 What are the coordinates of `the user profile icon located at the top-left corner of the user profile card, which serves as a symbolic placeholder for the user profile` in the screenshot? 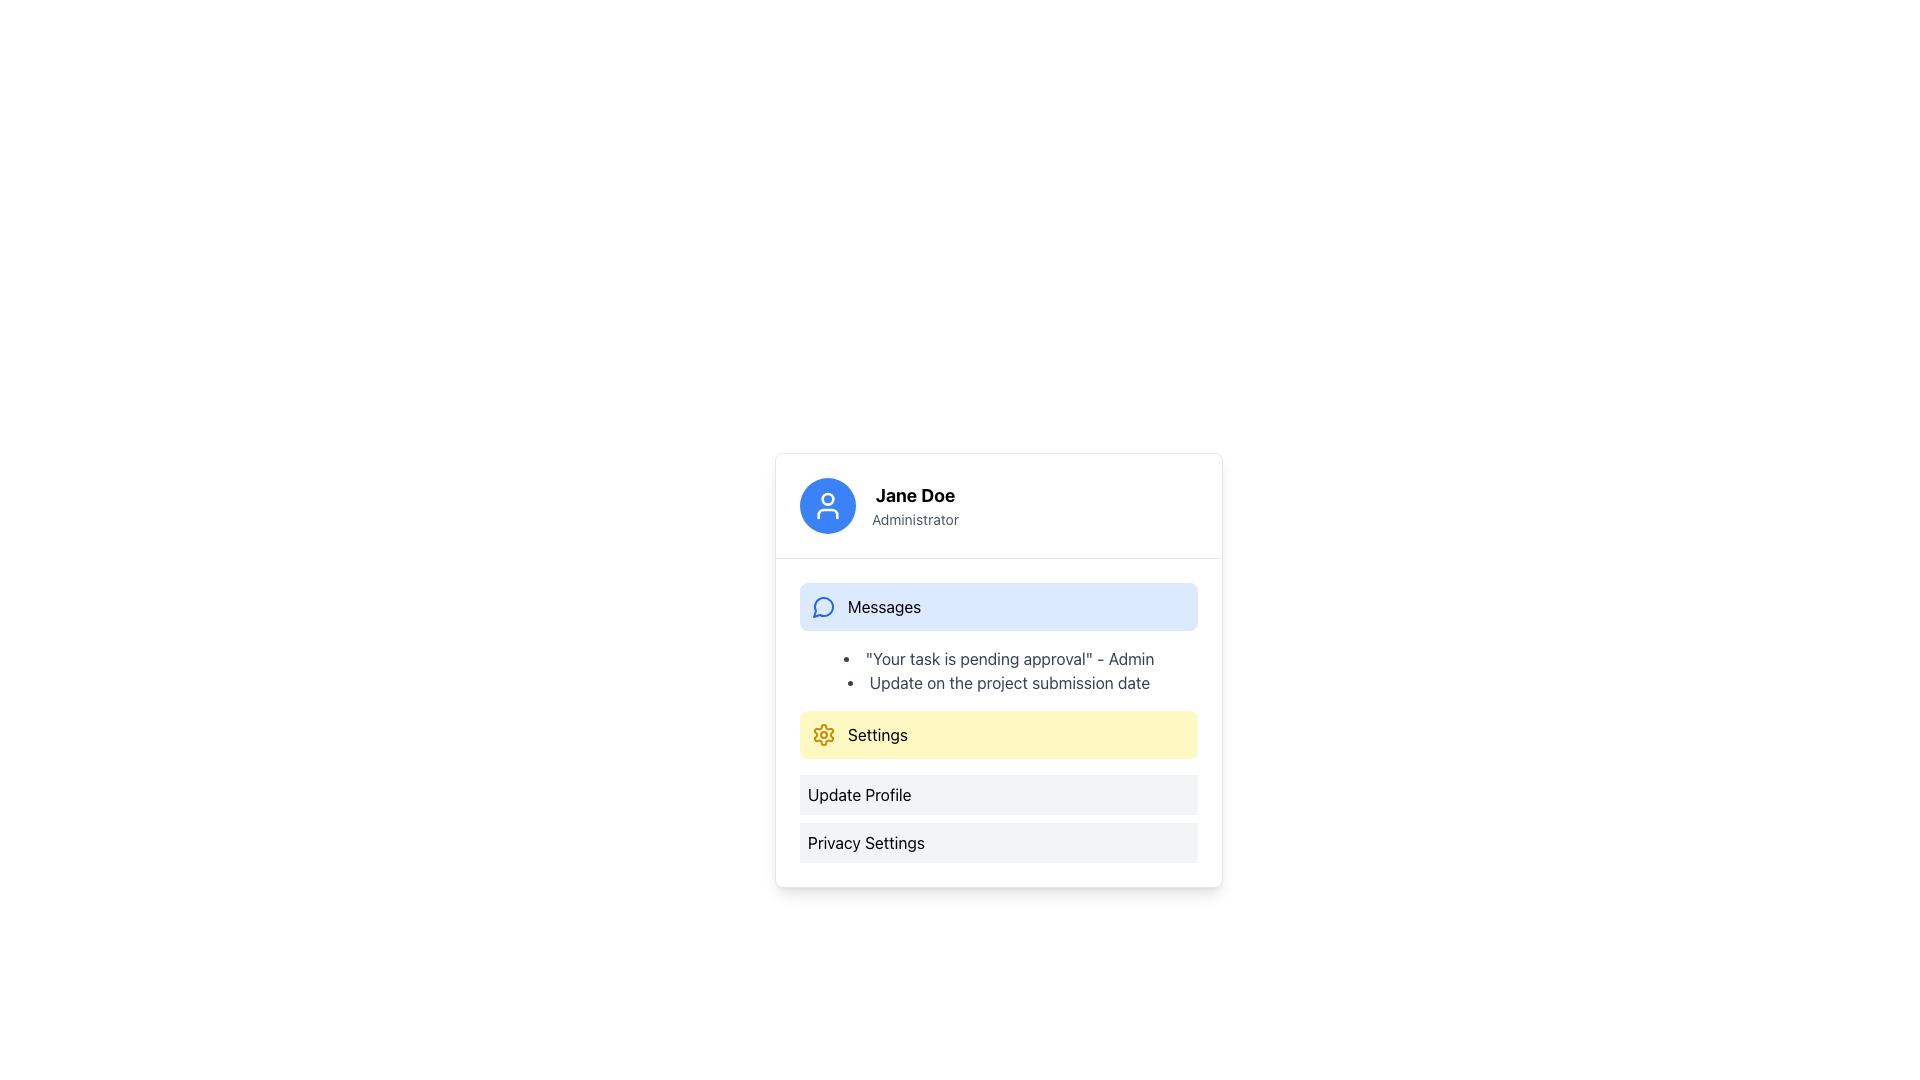 It's located at (828, 504).